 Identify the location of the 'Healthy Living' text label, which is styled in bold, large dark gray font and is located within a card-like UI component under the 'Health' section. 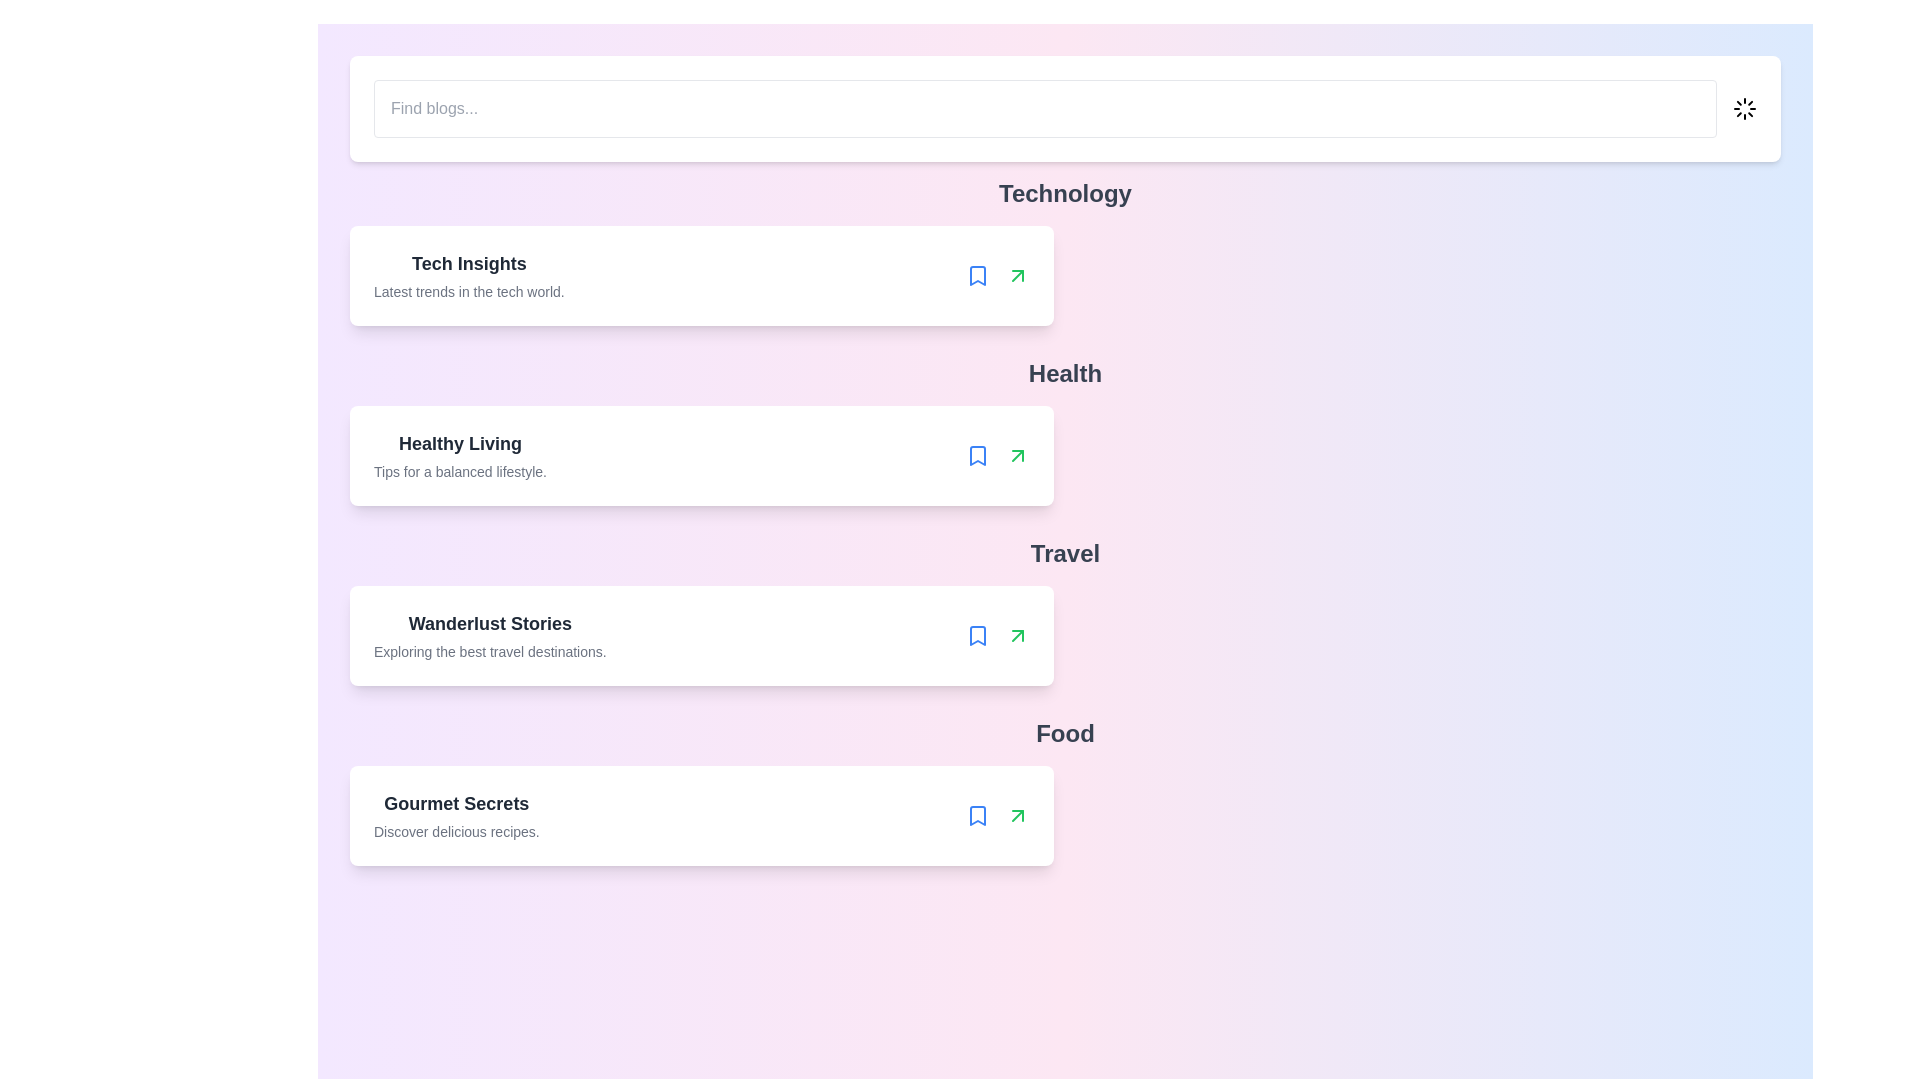
(459, 442).